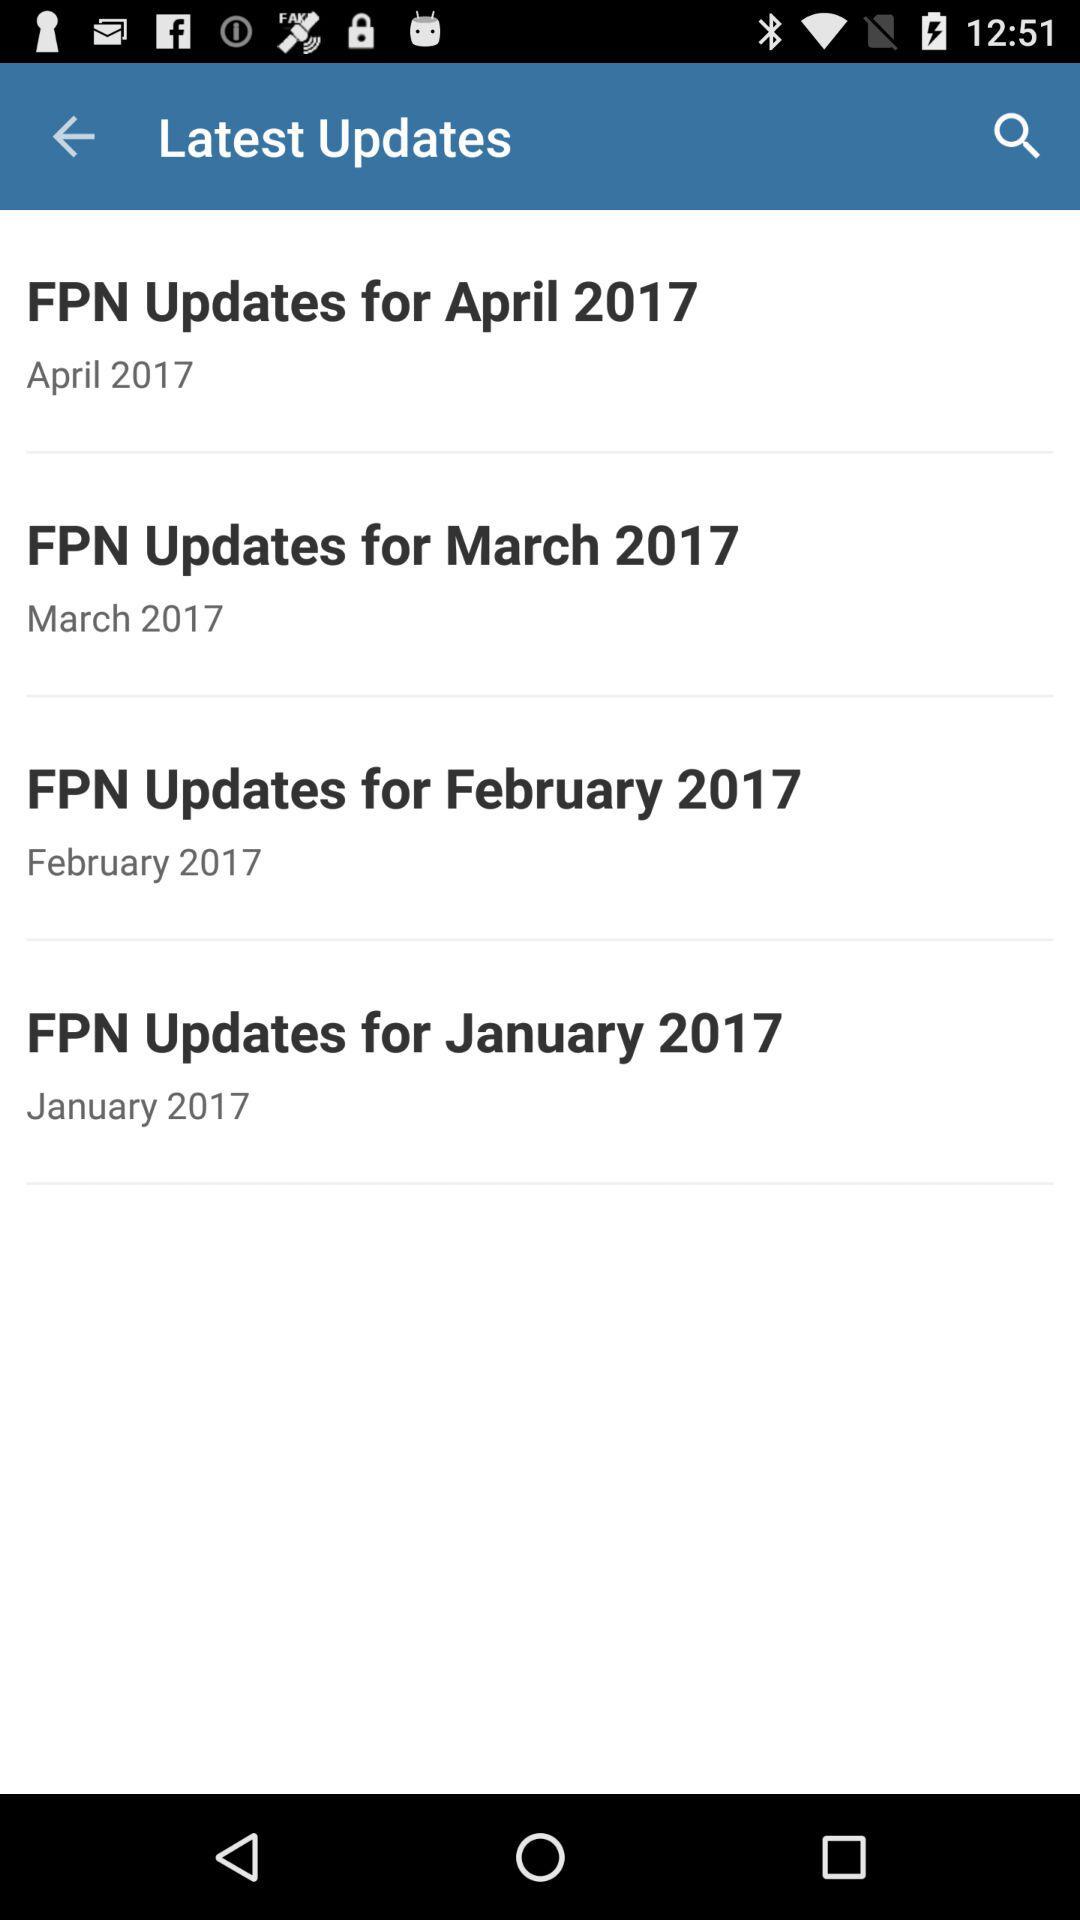  I want to click on the app next to the latest updates app, so click(72, 135).